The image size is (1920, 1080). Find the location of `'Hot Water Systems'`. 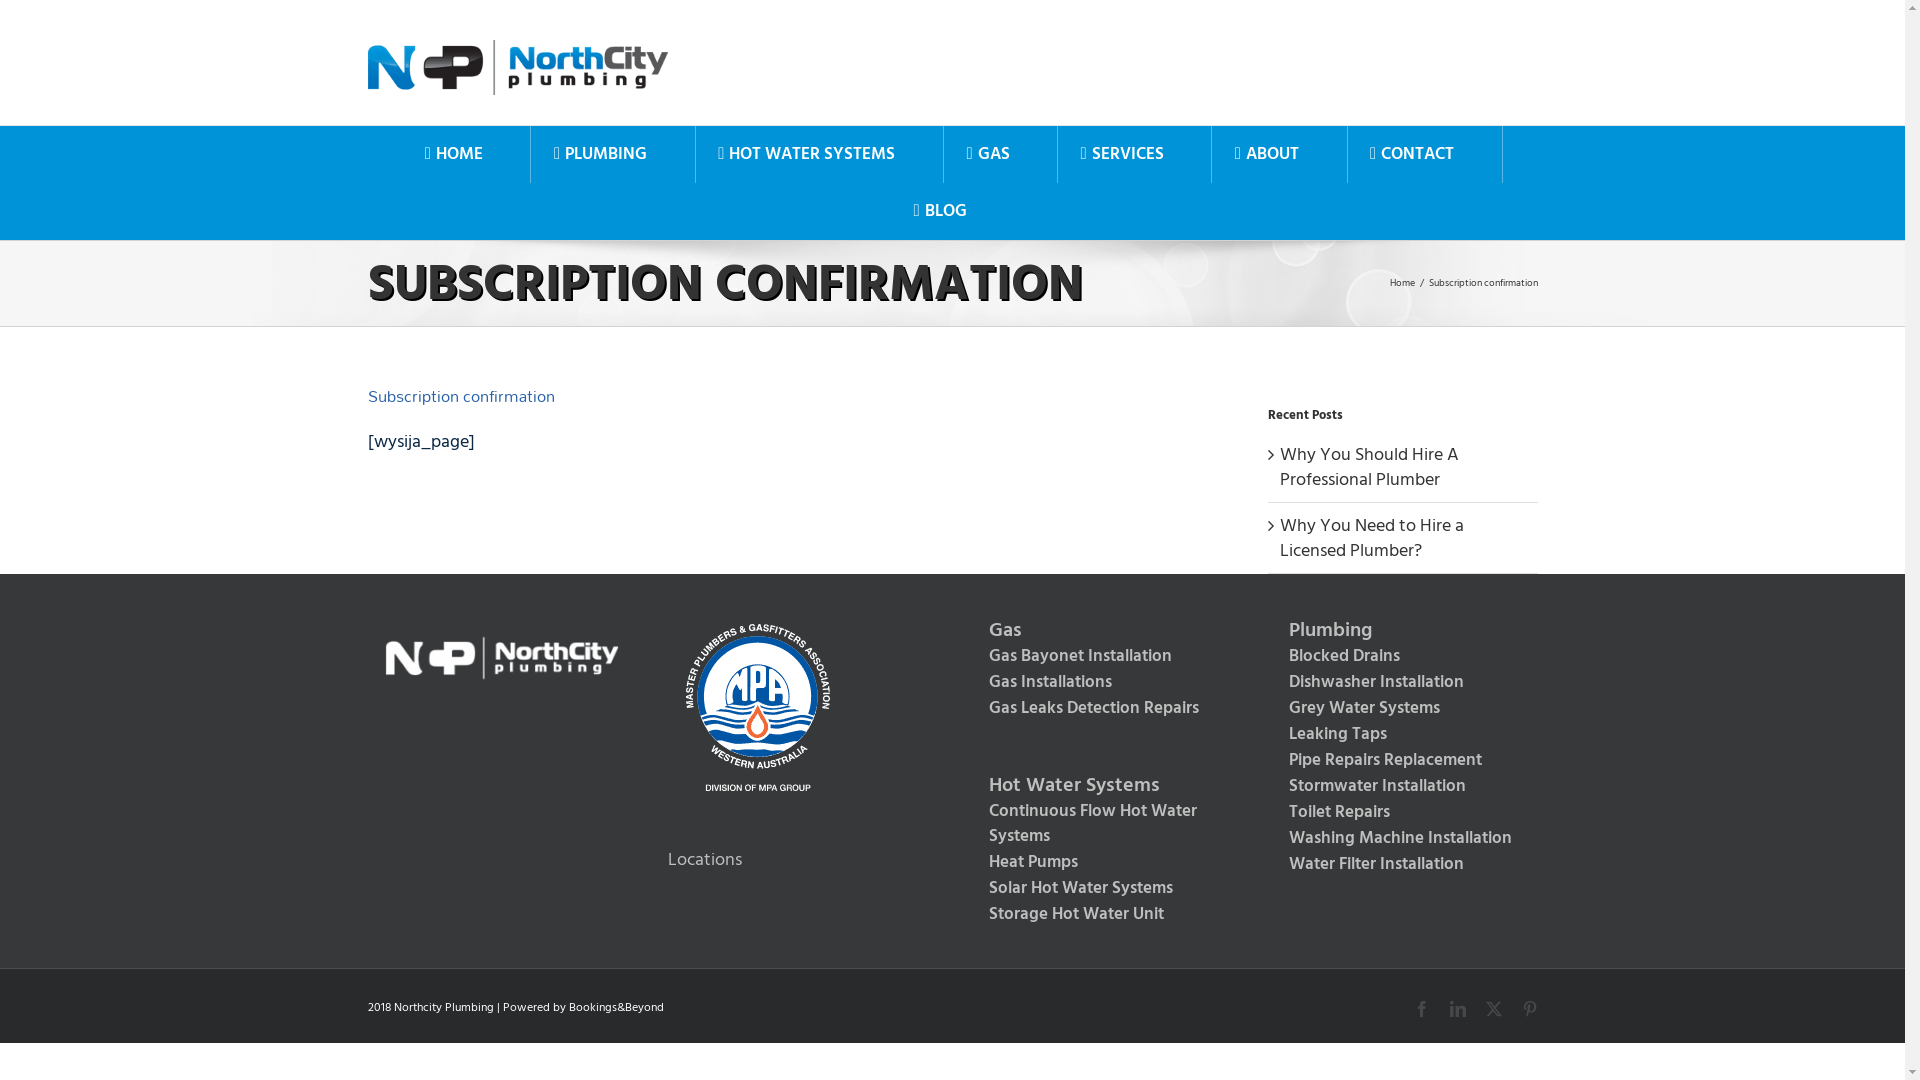

'Hot Water Systems' is located at coordinates (968, 785).